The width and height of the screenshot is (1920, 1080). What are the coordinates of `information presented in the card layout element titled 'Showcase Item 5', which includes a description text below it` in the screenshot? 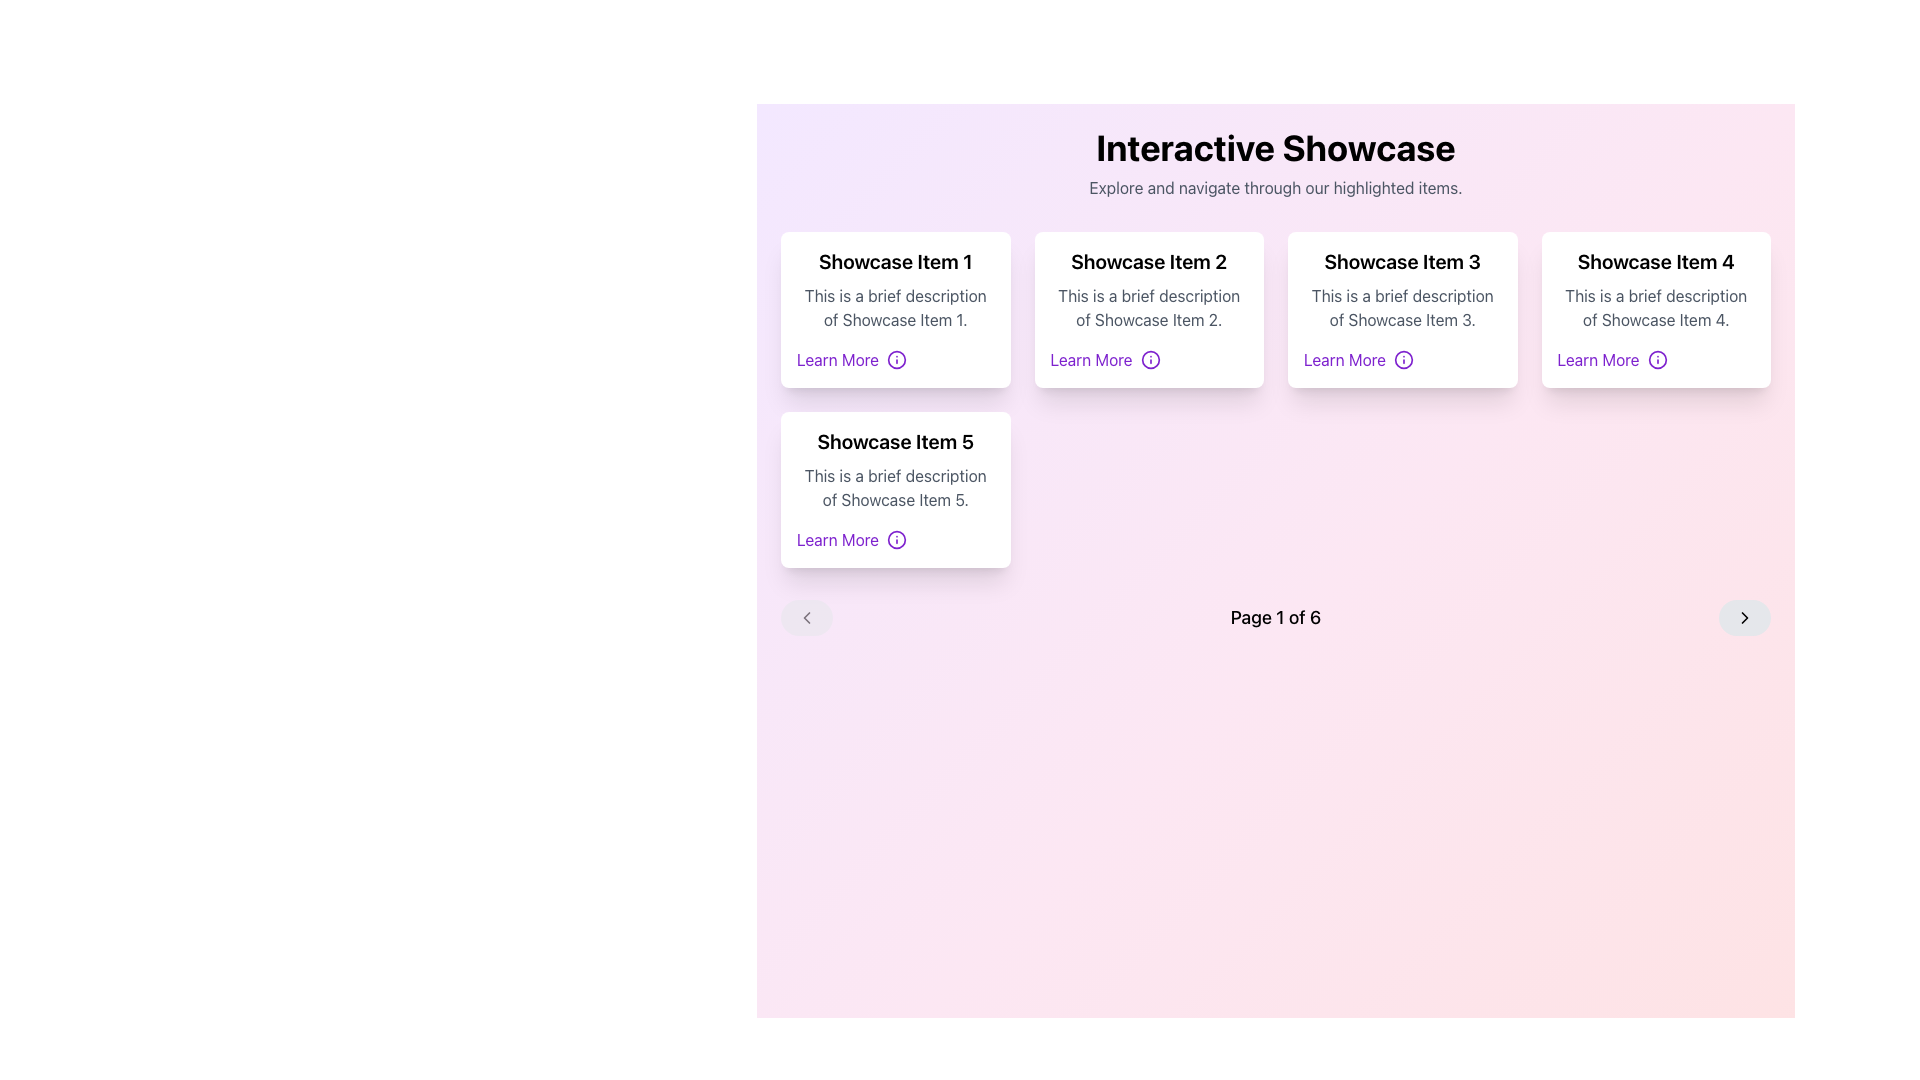 It's located at (894, 470).